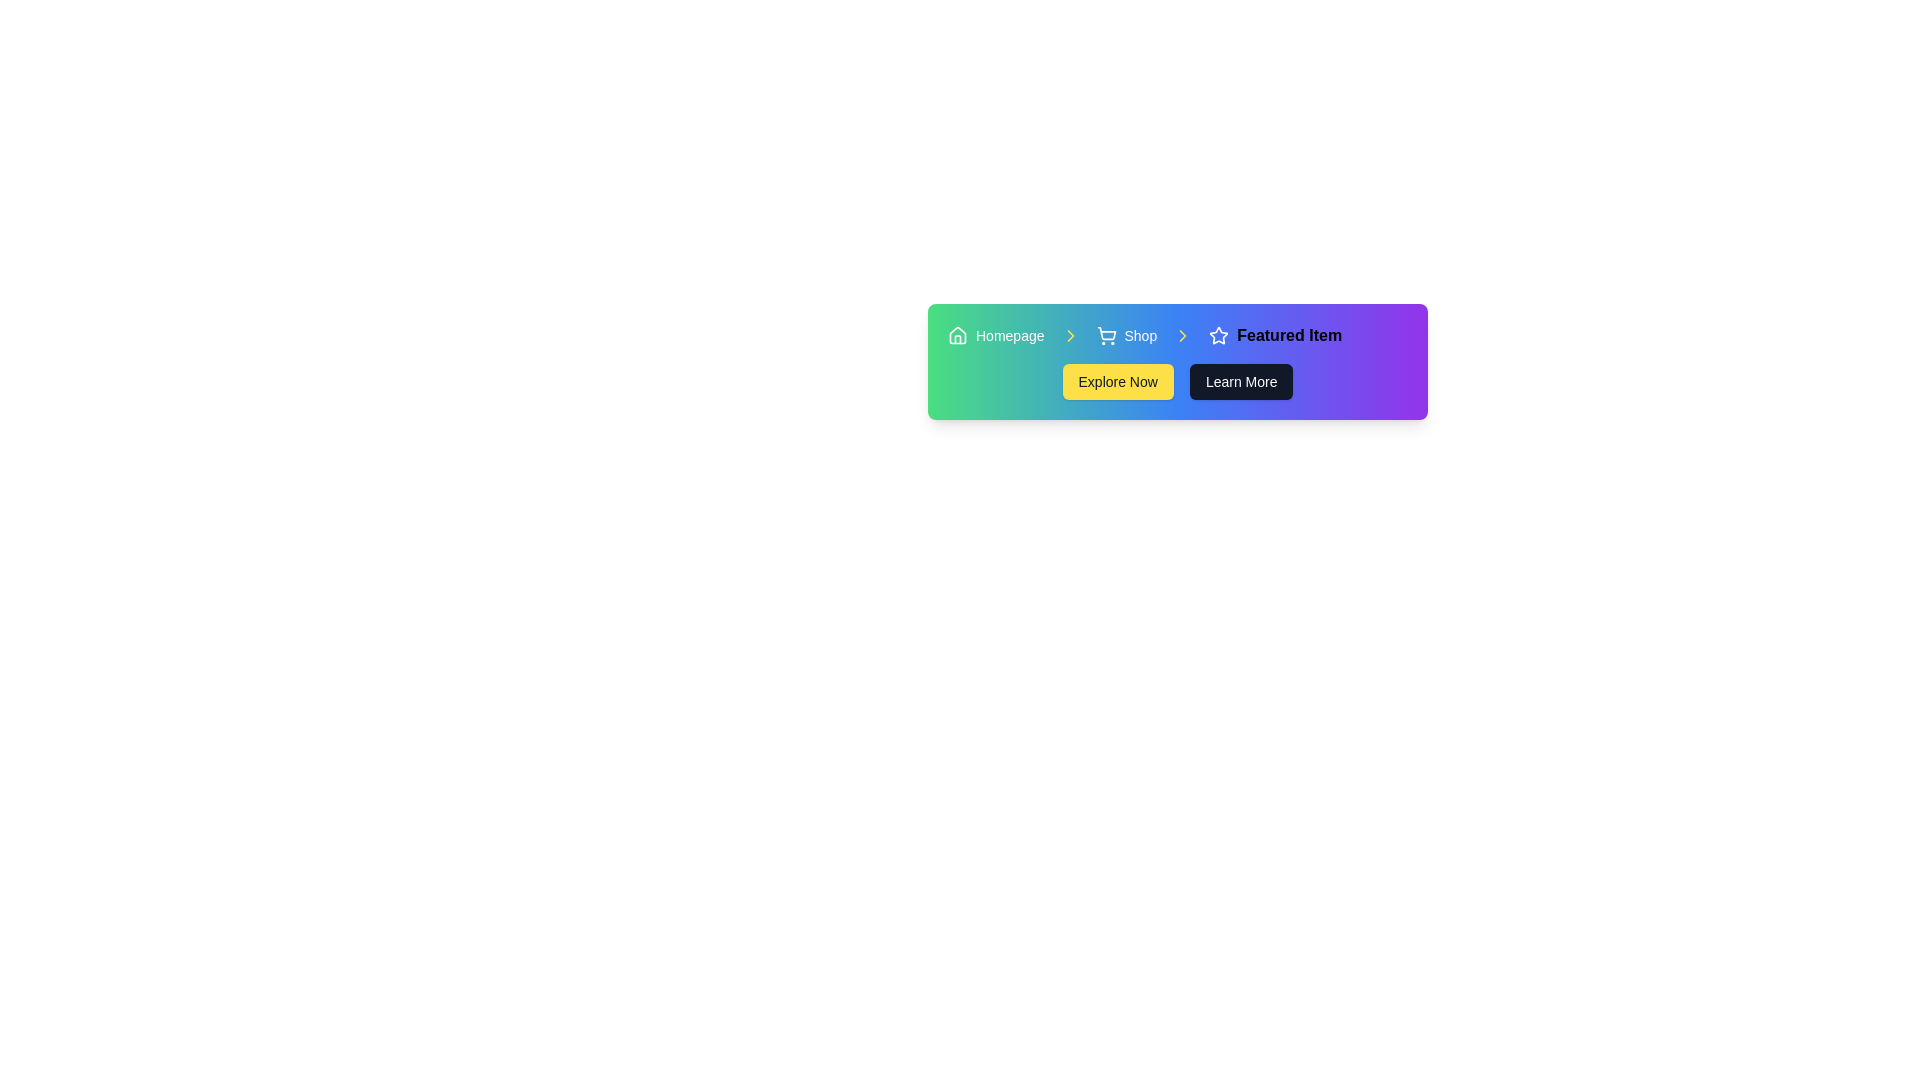  I want to click on the 'Explore Now' button located in the middle of the onscreen control bar, so click(1117, 381).